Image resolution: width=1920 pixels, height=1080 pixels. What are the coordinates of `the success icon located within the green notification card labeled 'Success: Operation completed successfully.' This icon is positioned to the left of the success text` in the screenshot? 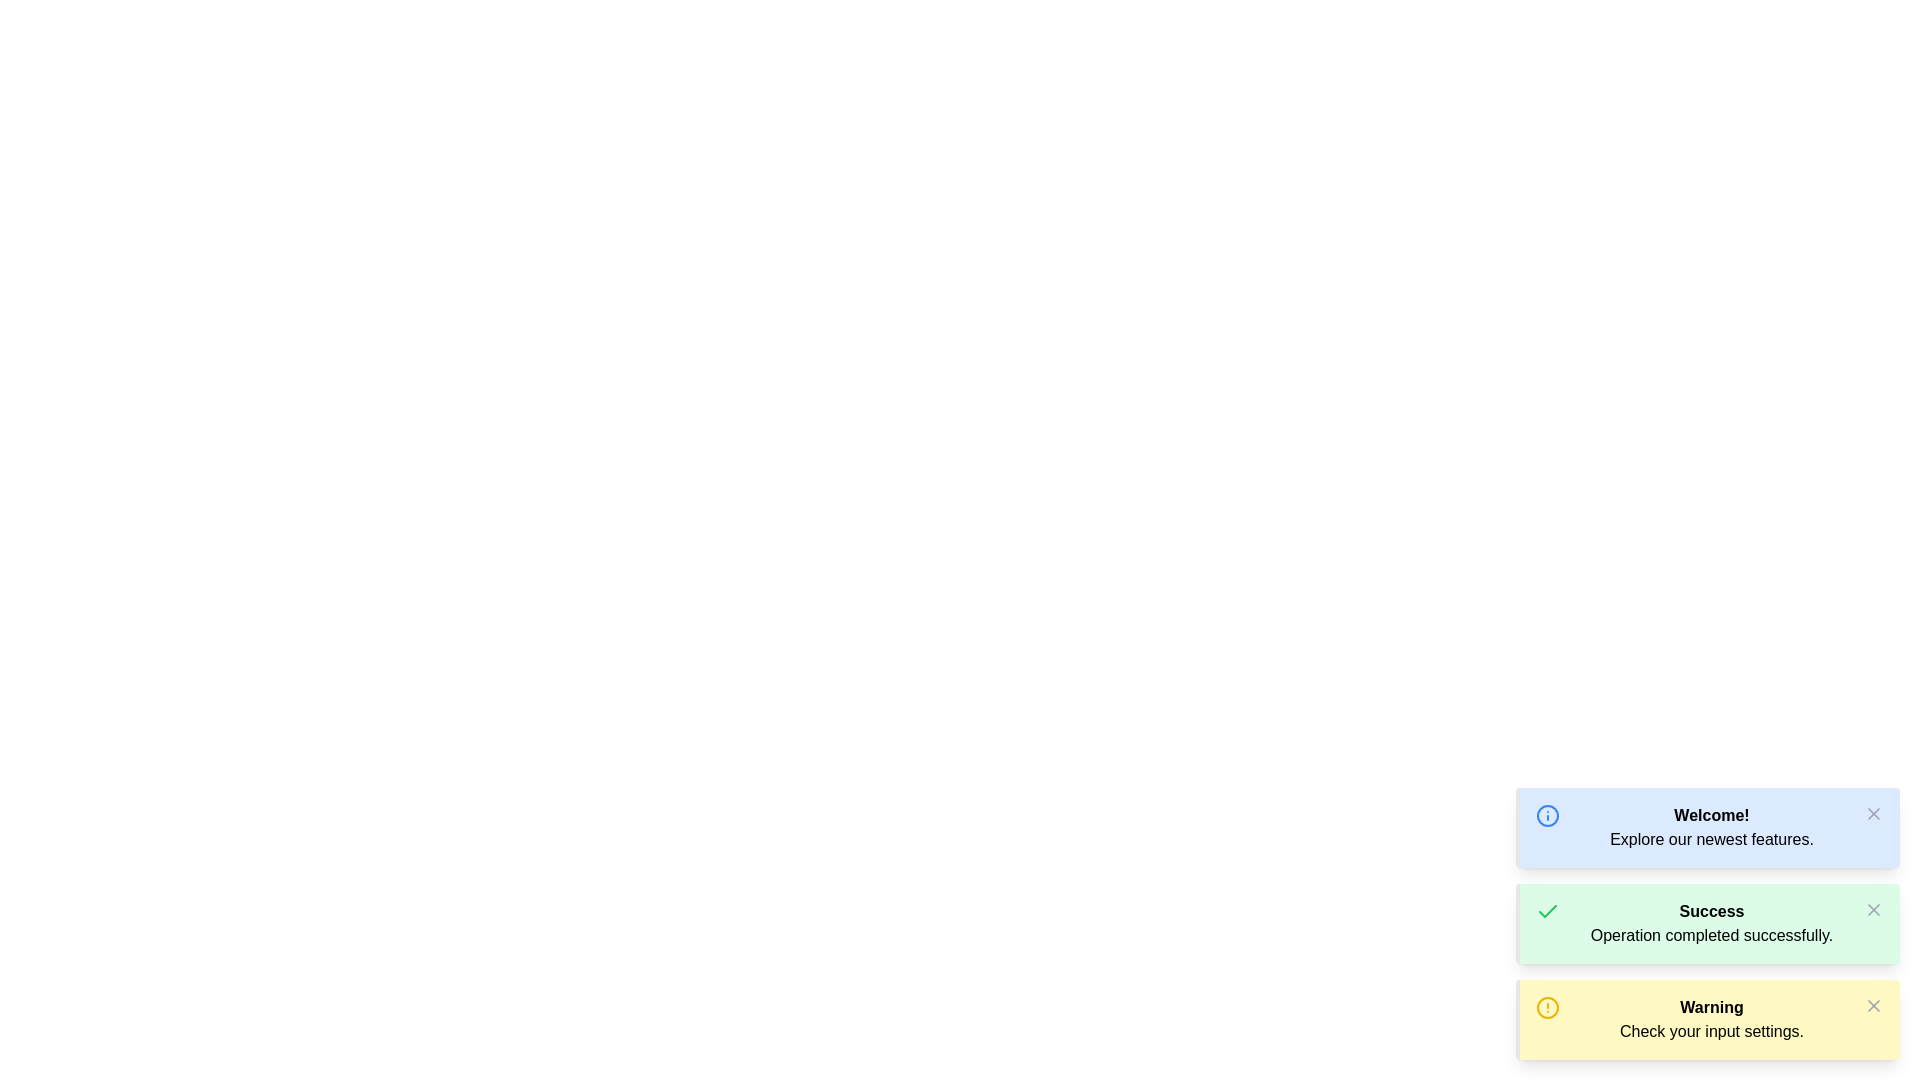 It's located at (1547, 910).